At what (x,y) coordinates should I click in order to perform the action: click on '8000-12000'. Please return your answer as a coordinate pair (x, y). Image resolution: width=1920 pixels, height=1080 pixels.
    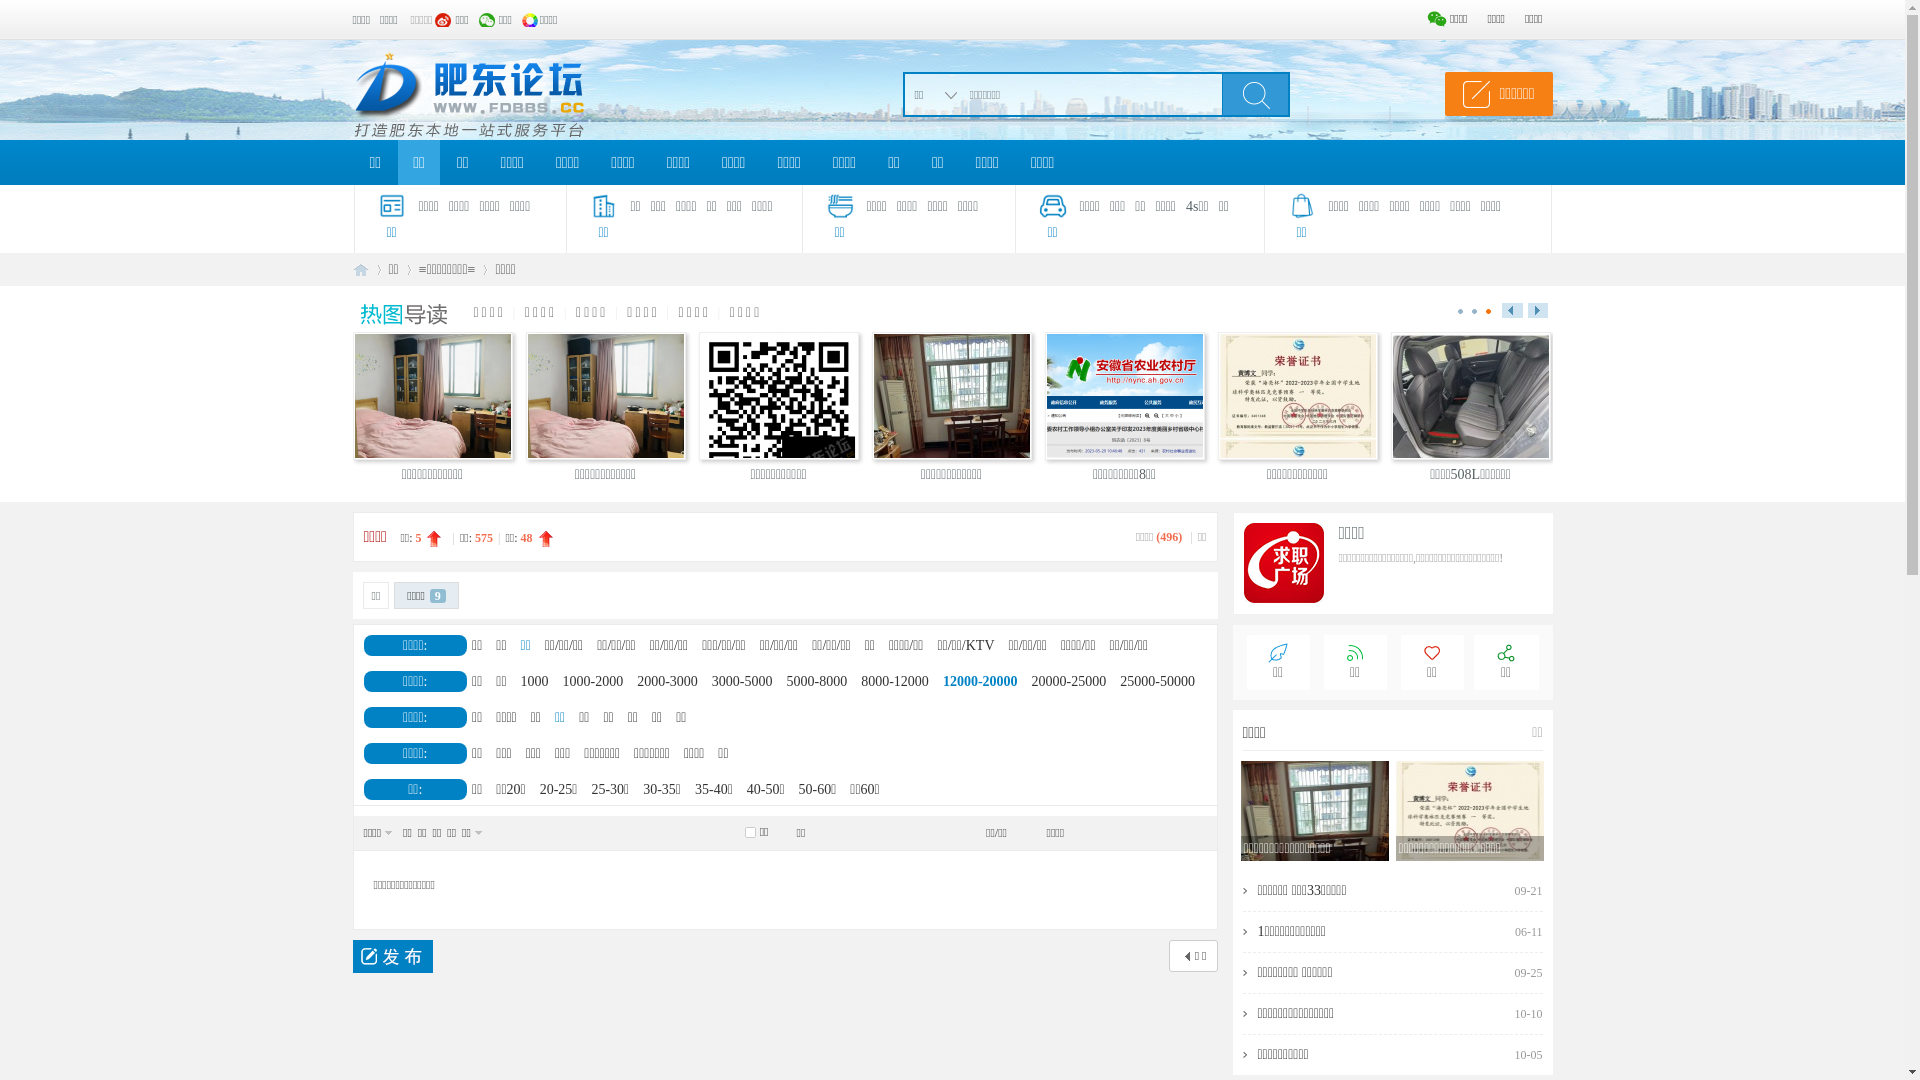
    Looking at the image, I should click on (893, 680).